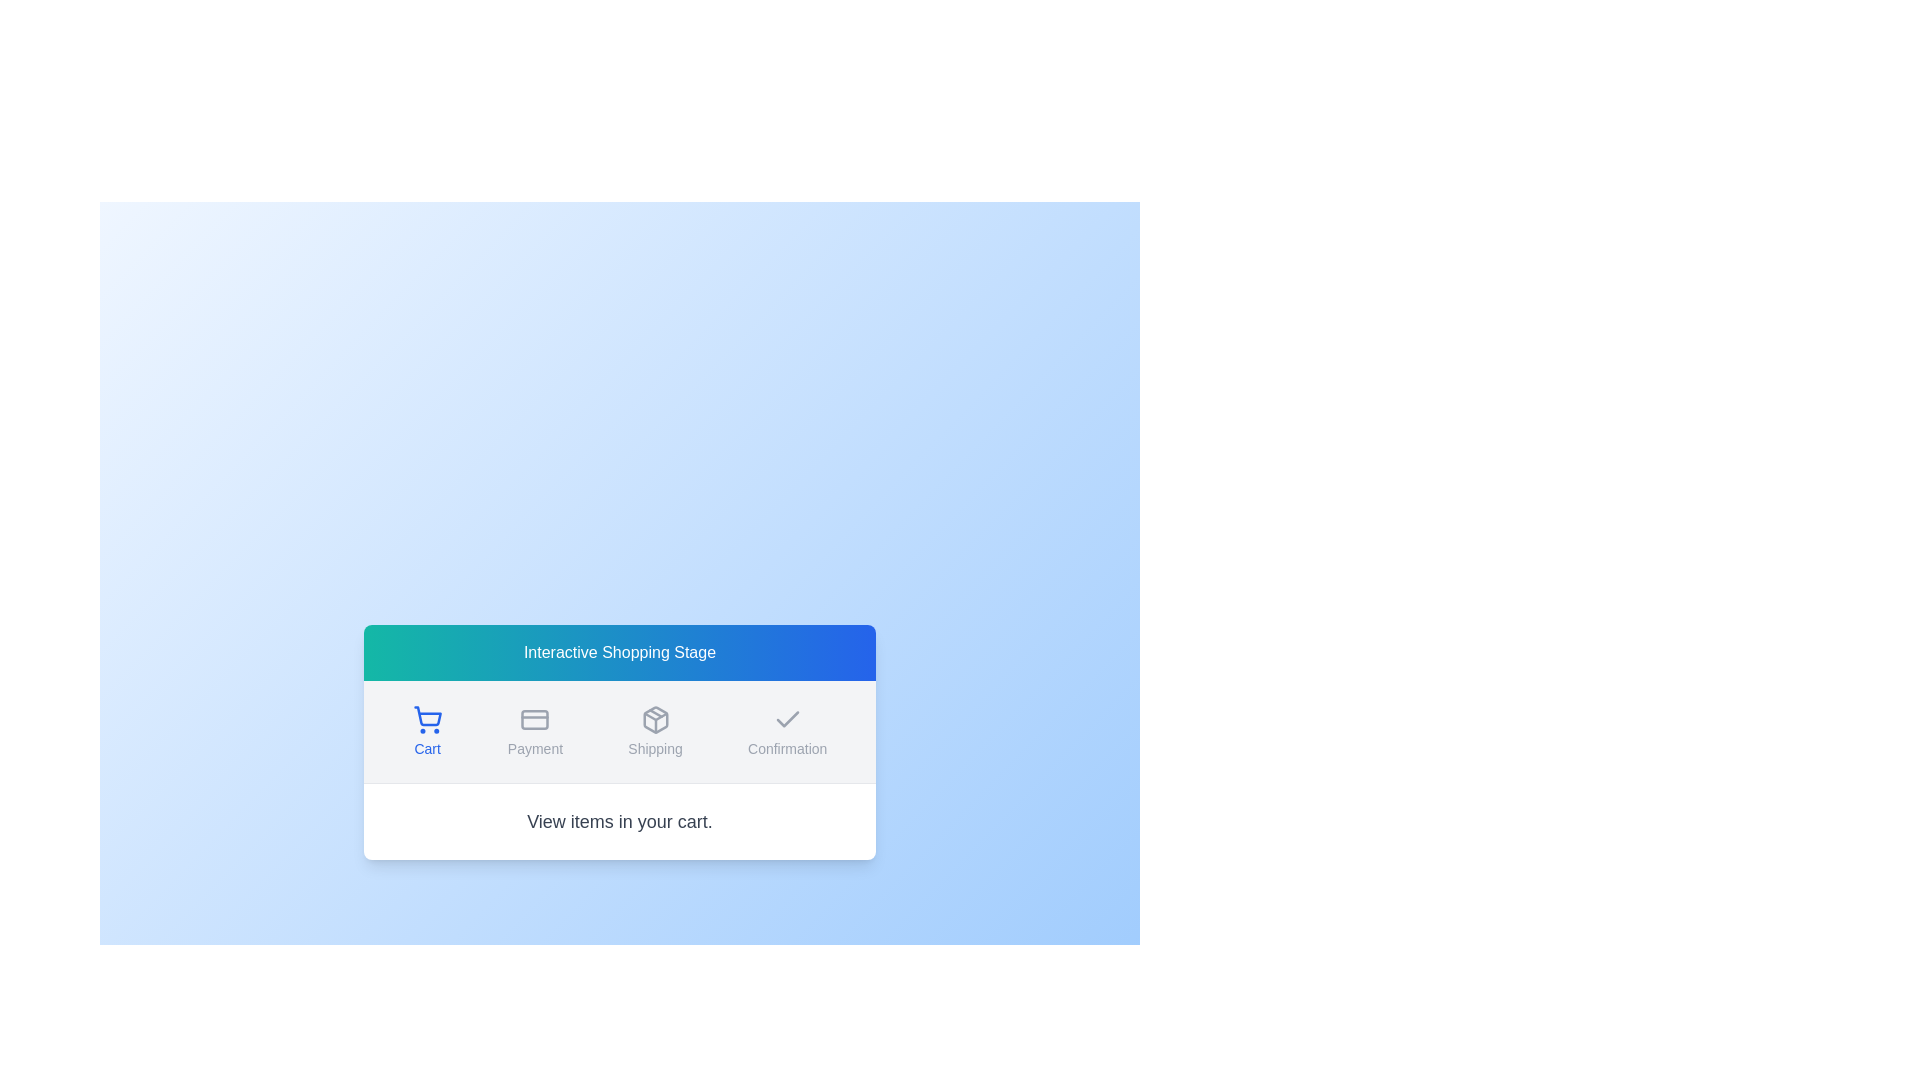  Describe the element at coordinates (786, 748) in the screenshot. I see `the 'Confirmation' Text Label, which categorizes the section it belongs to and is positioned at the bottom-center beneath the checkmark icon` at that location.